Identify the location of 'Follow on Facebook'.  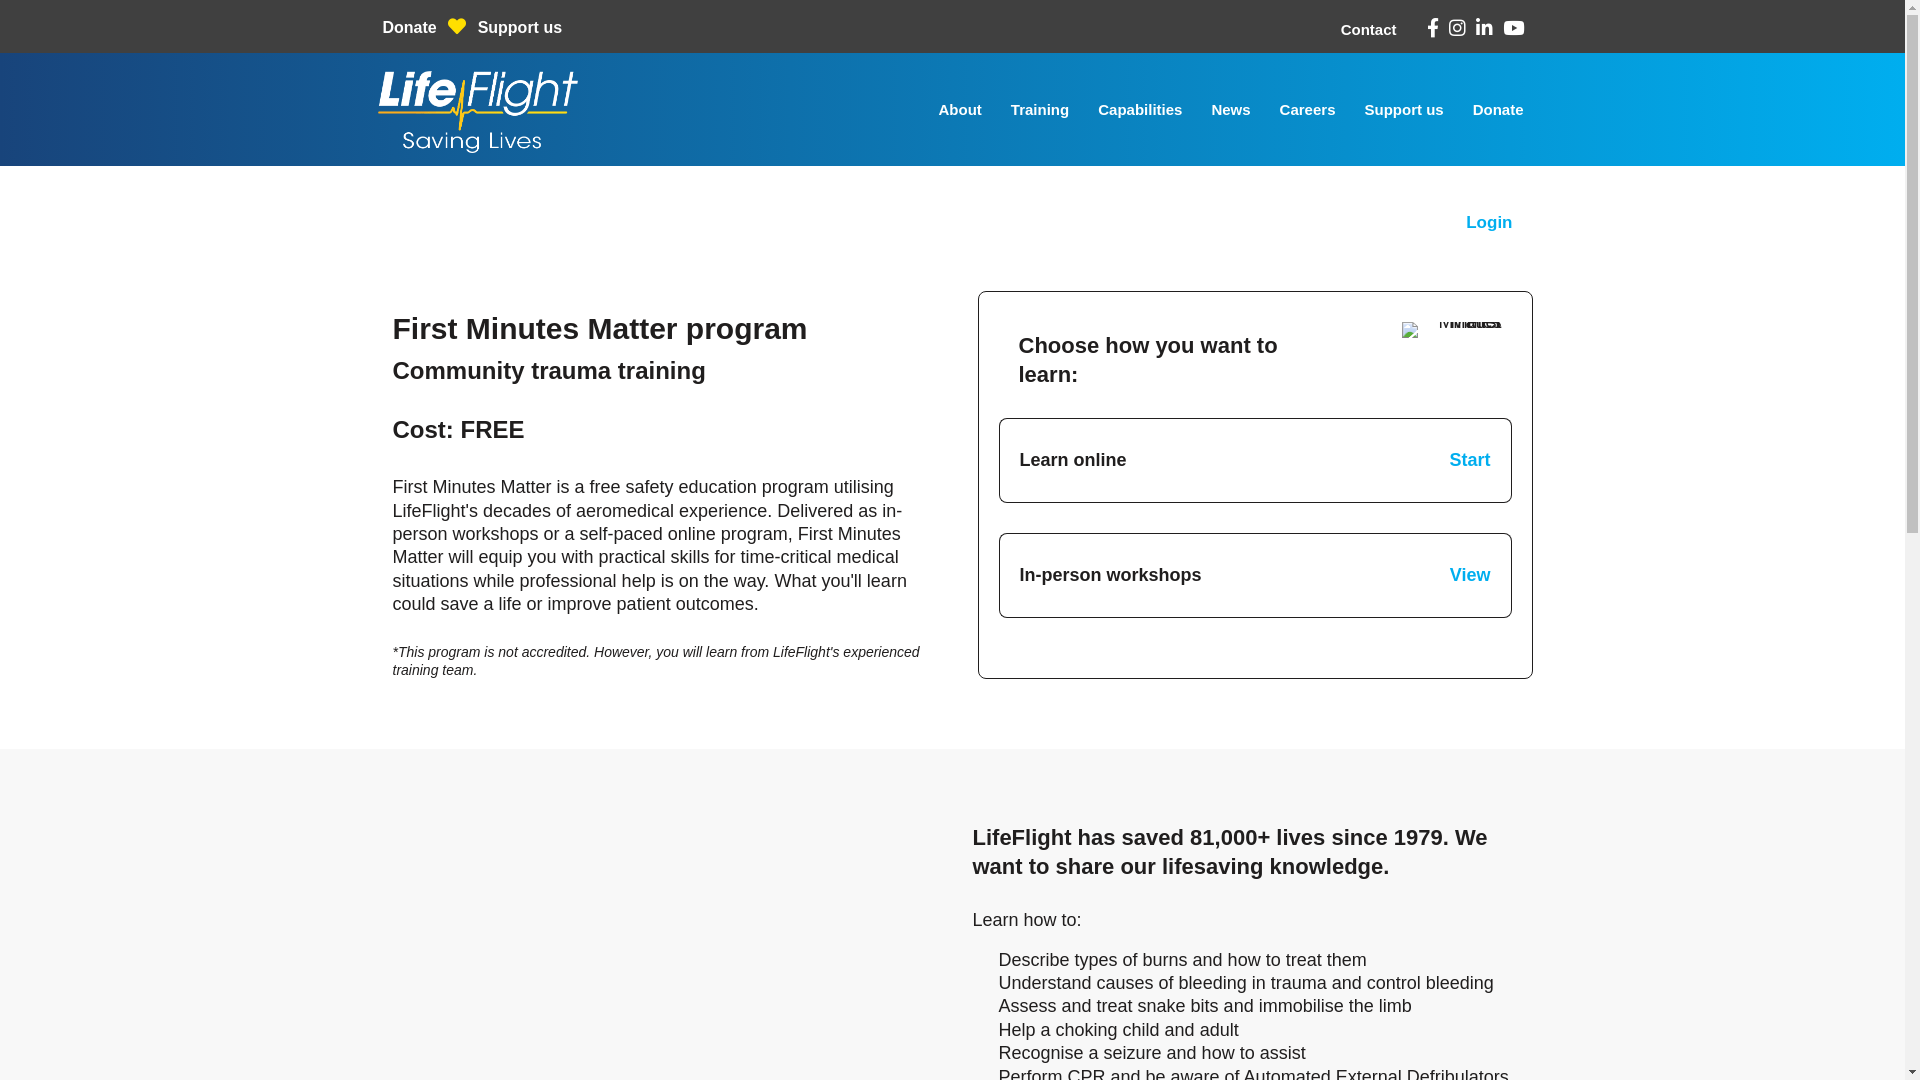
(1424, 28).